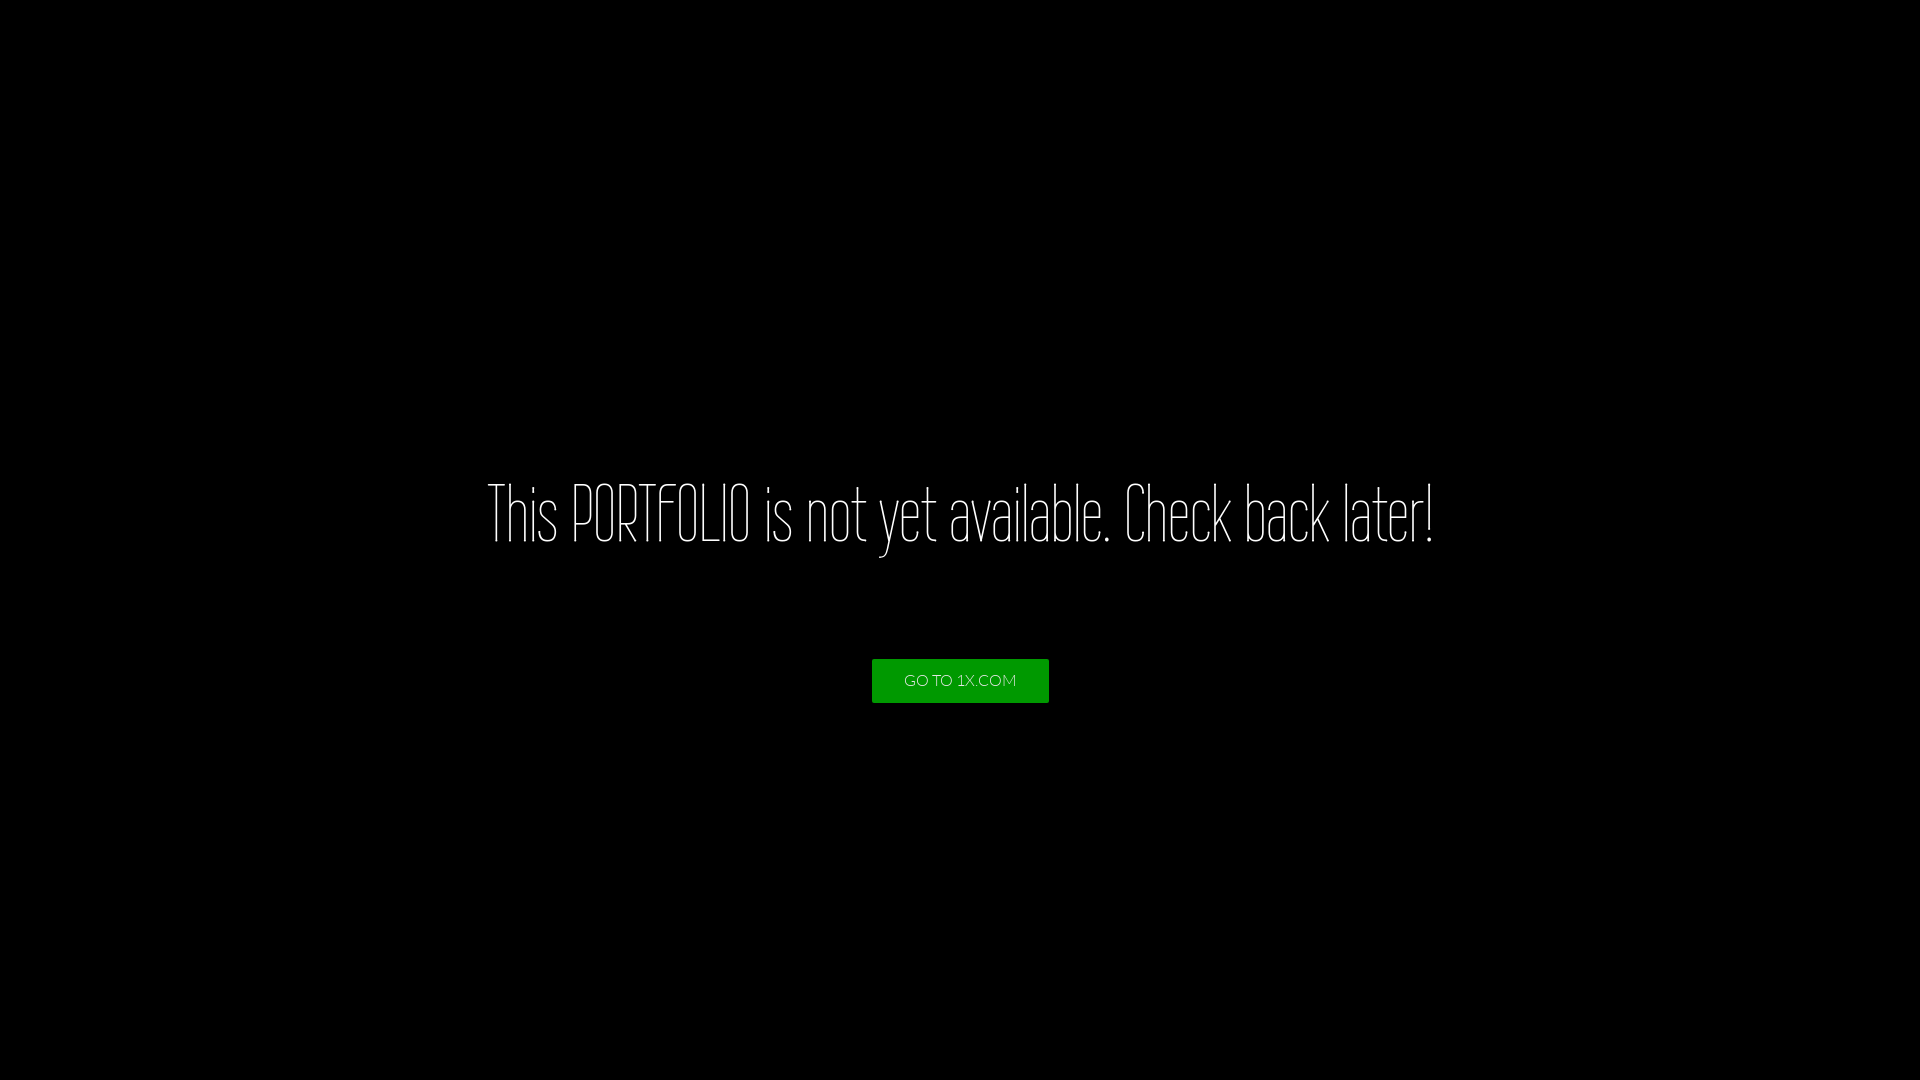  I want to click on 'GO TO 1X.COM', so click(960, 680).